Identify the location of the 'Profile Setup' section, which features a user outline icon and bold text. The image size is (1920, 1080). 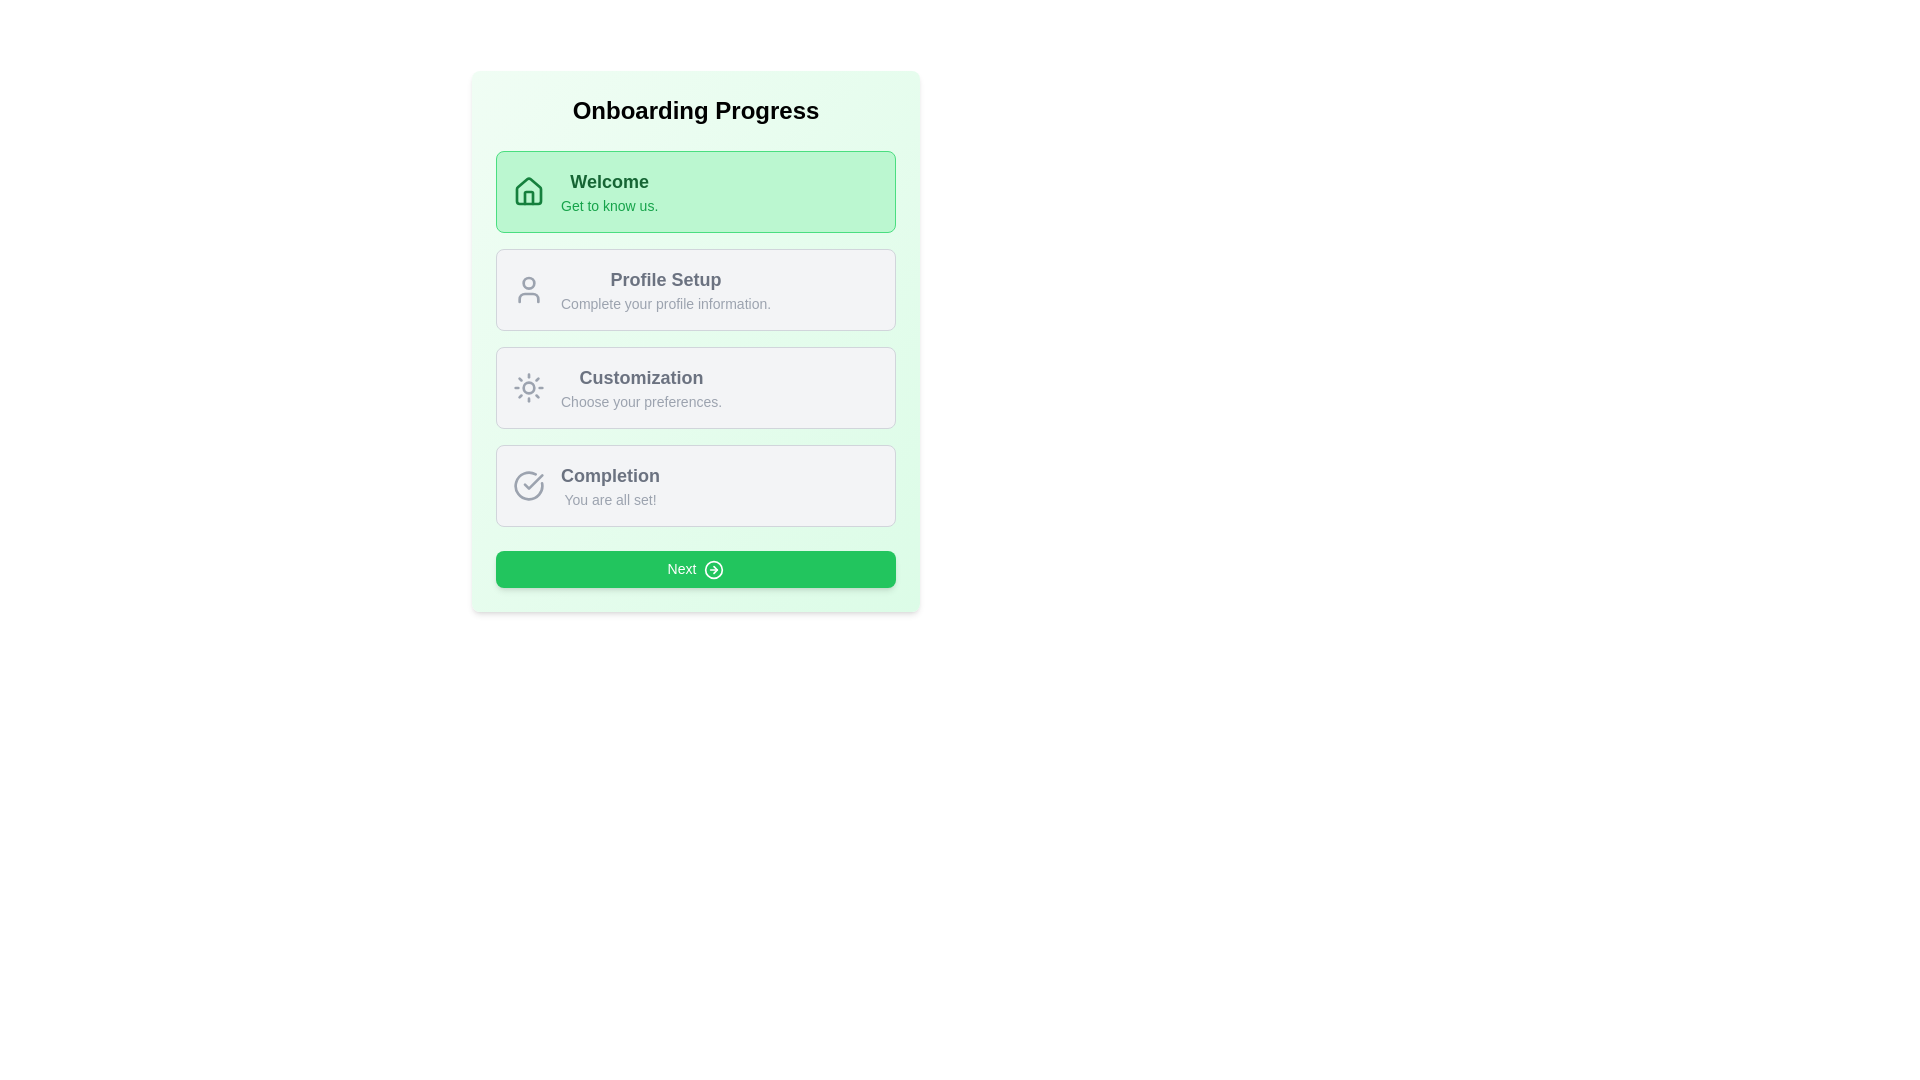
(696, 289).